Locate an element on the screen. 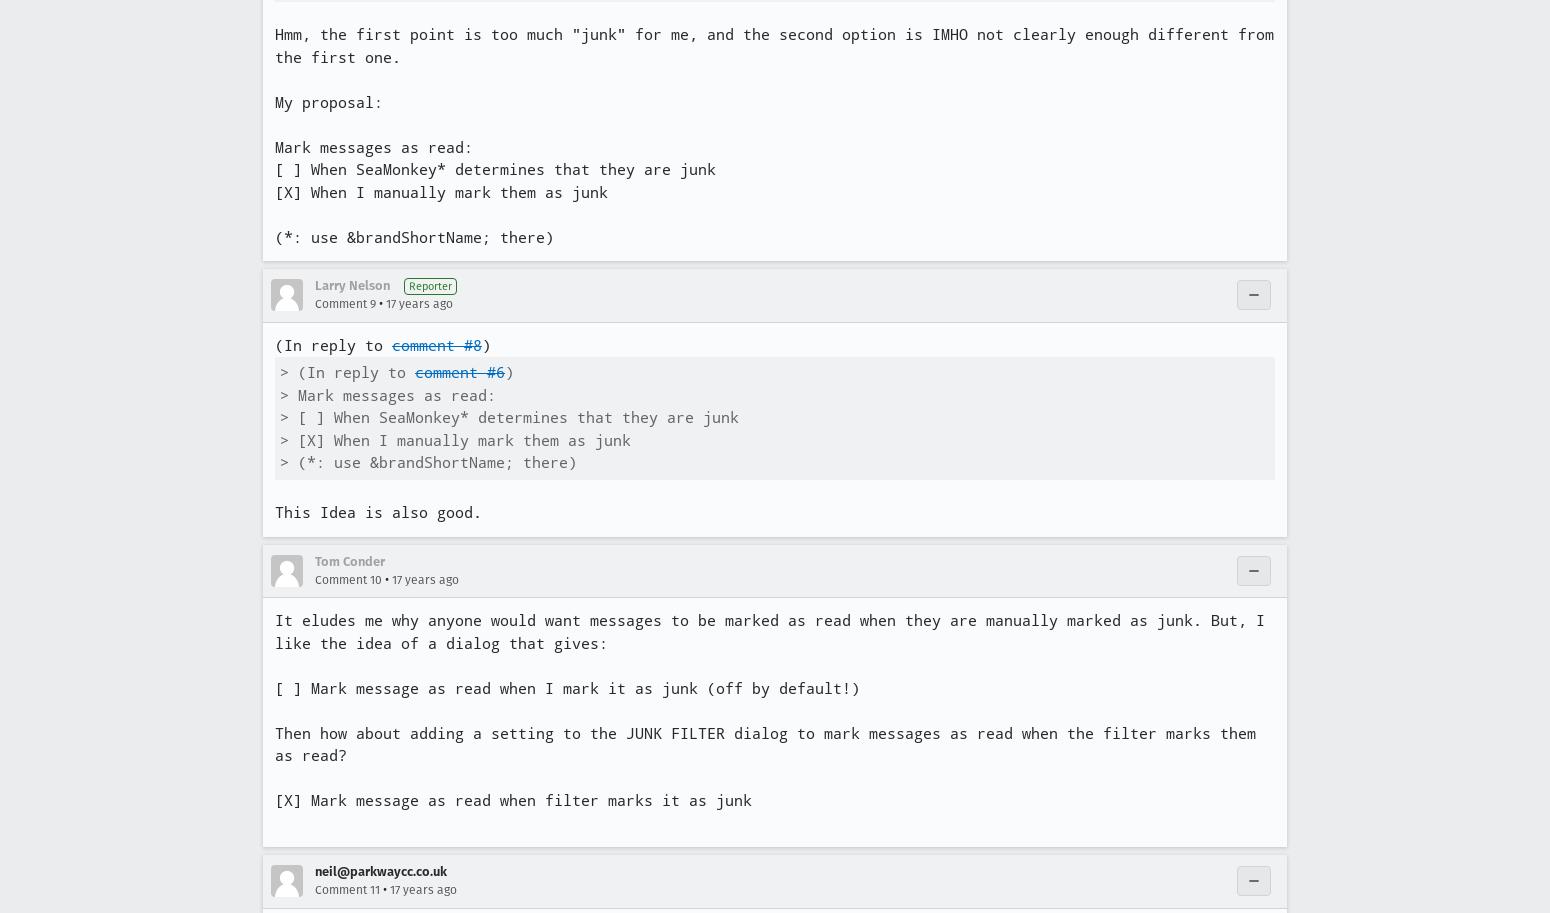 The image size is (1550, 913). '+<!ENTITY markAsRead.intro               "Mark messages determined to be junk as read:">' is located at coordinates (634, 116).